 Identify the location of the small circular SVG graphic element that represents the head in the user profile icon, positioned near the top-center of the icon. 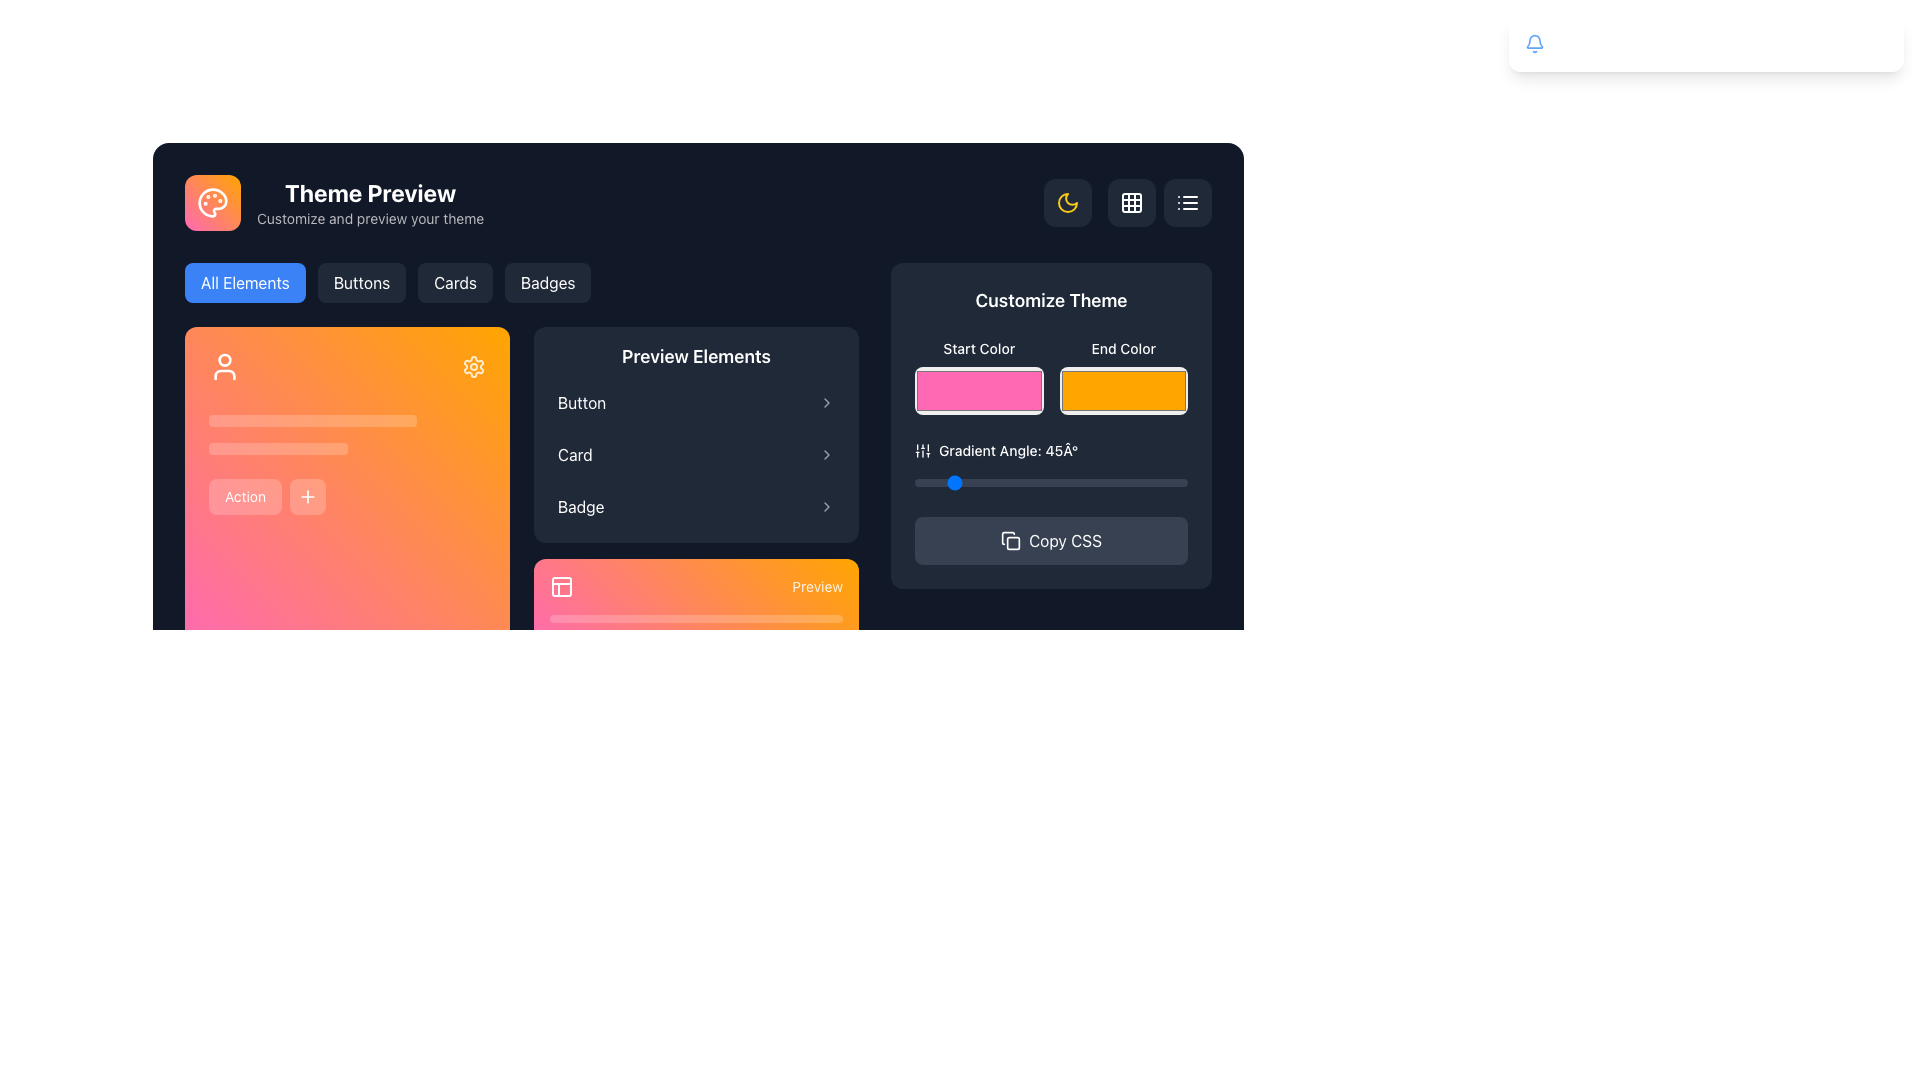
(225, 358).